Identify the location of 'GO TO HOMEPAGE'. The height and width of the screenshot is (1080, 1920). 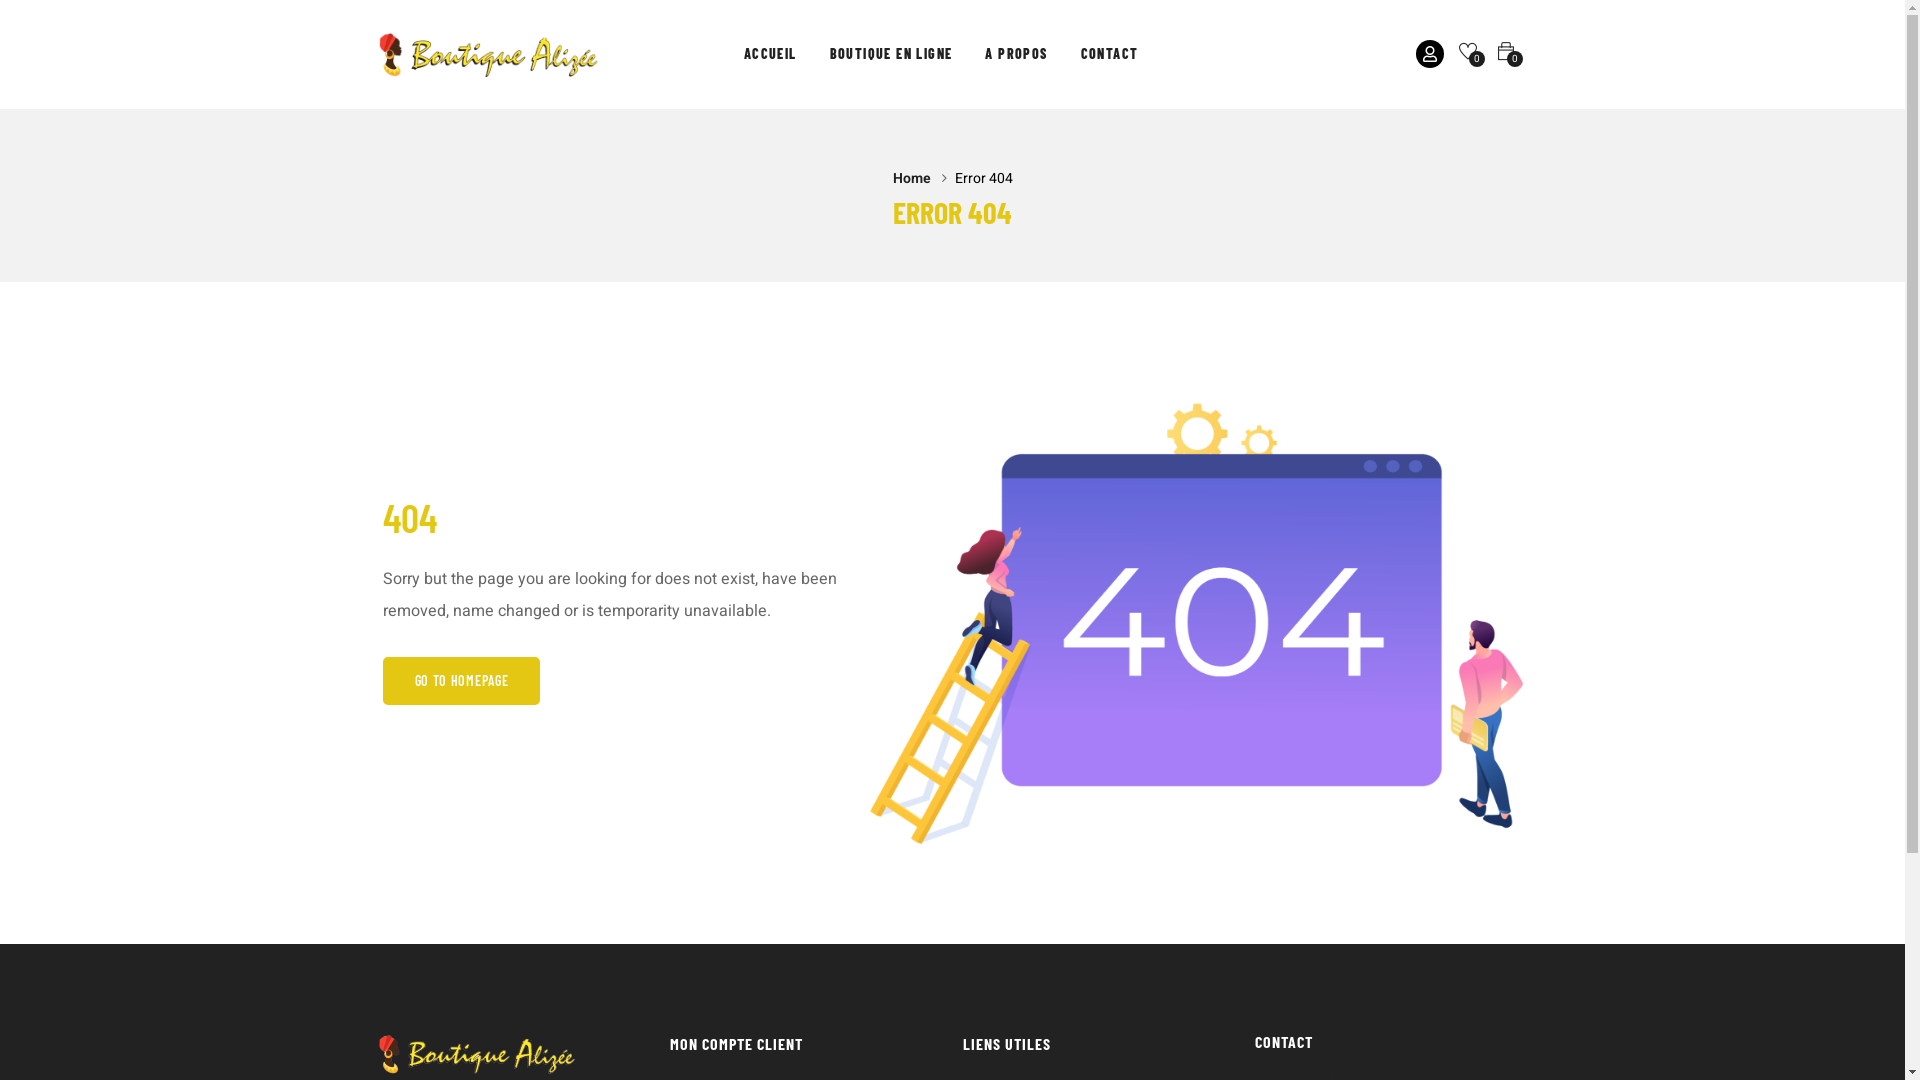
(459, 680).